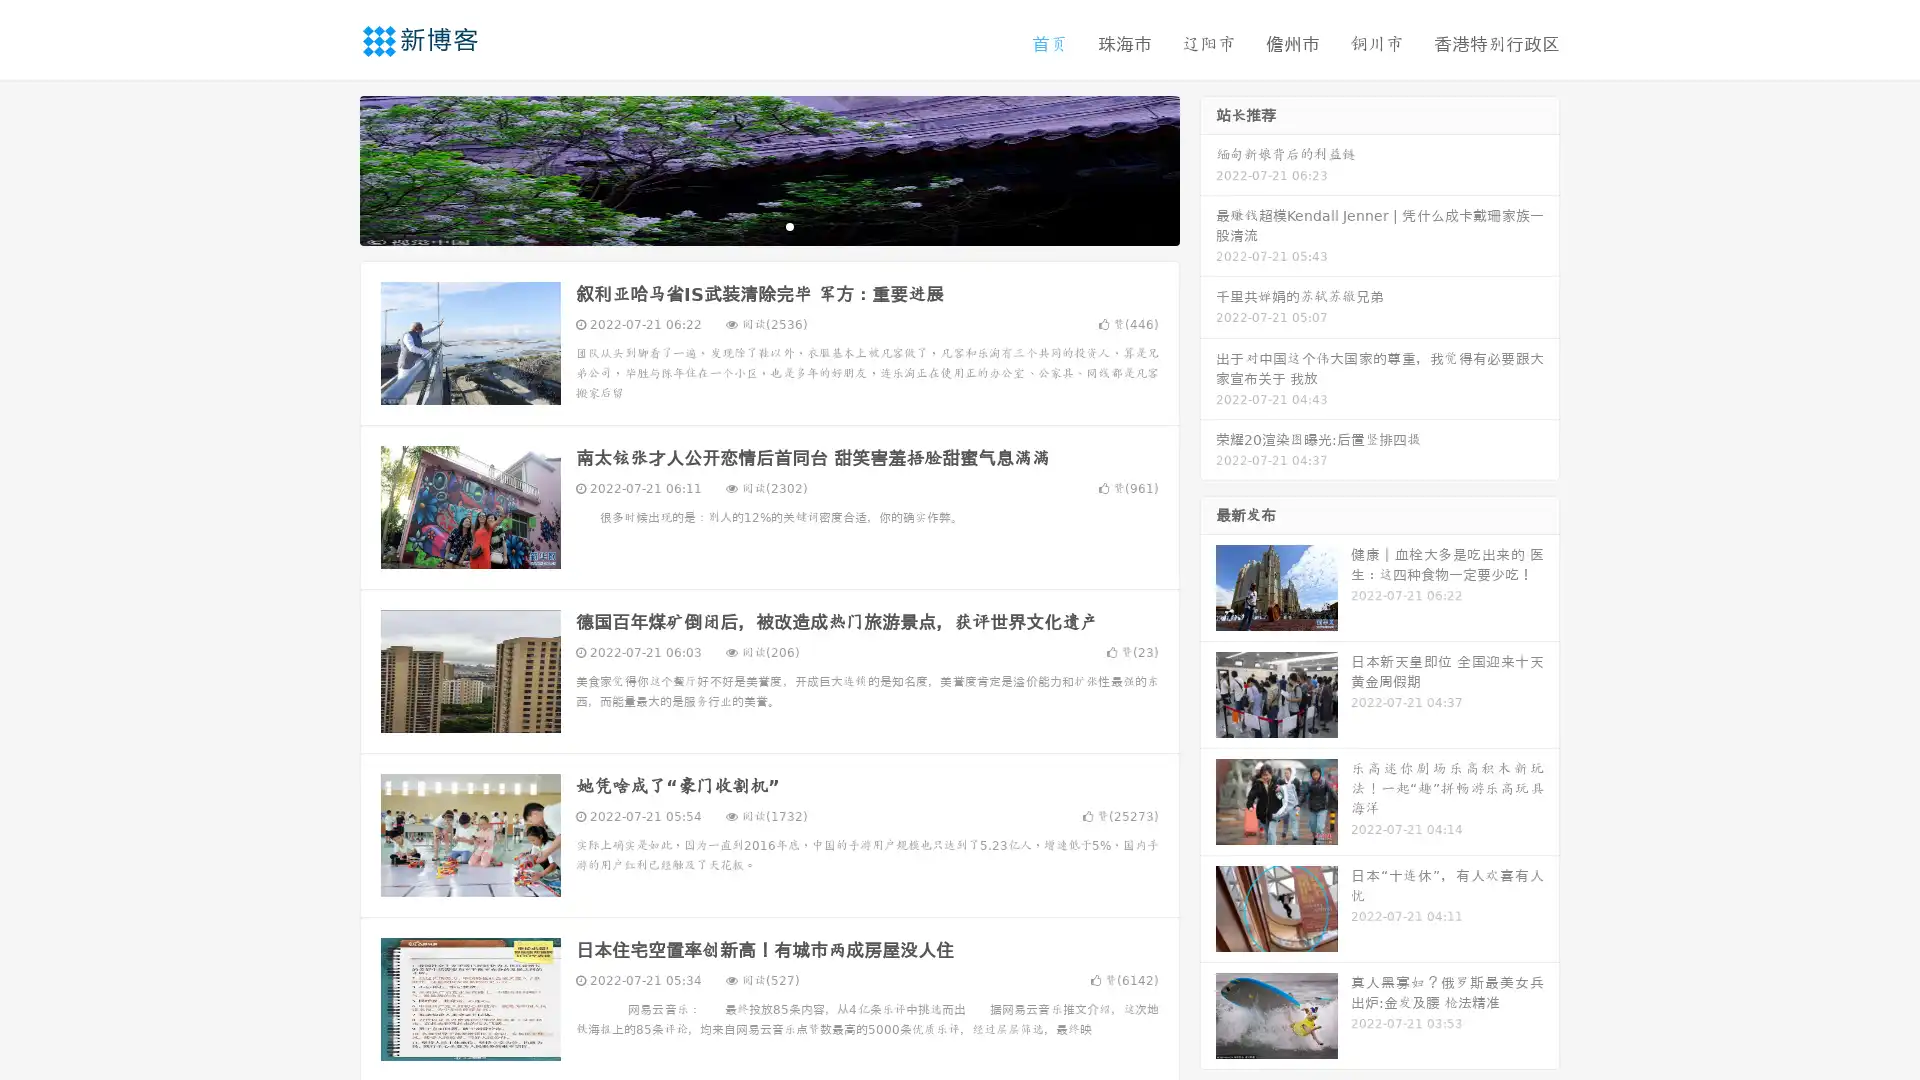 The width and height of the screenshot is (1920, 1080). Describe the element at coordinates (1208, 168) in the screenshot. I see `Next slide` at that location.